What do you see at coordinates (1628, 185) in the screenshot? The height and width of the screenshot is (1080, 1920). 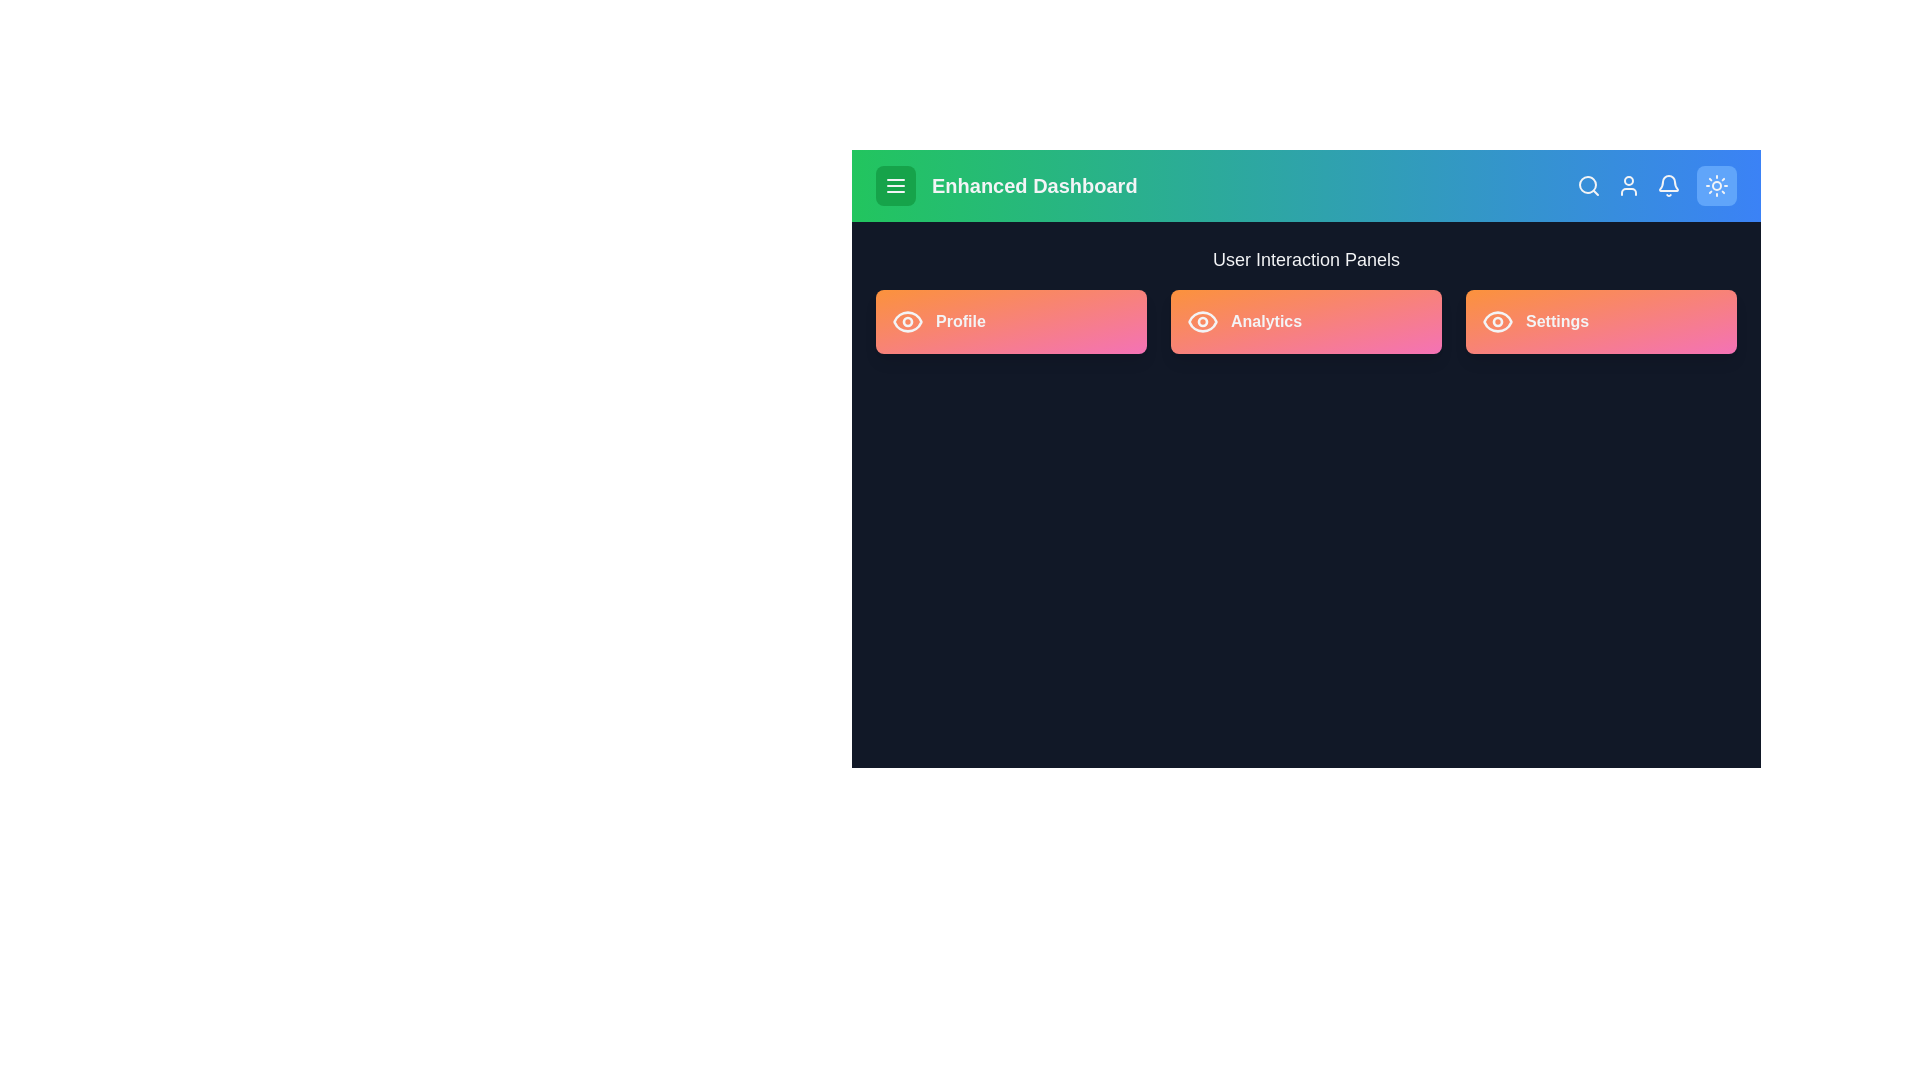 I see `the user icon to access the user profile` at bounding box center [1628, 185].